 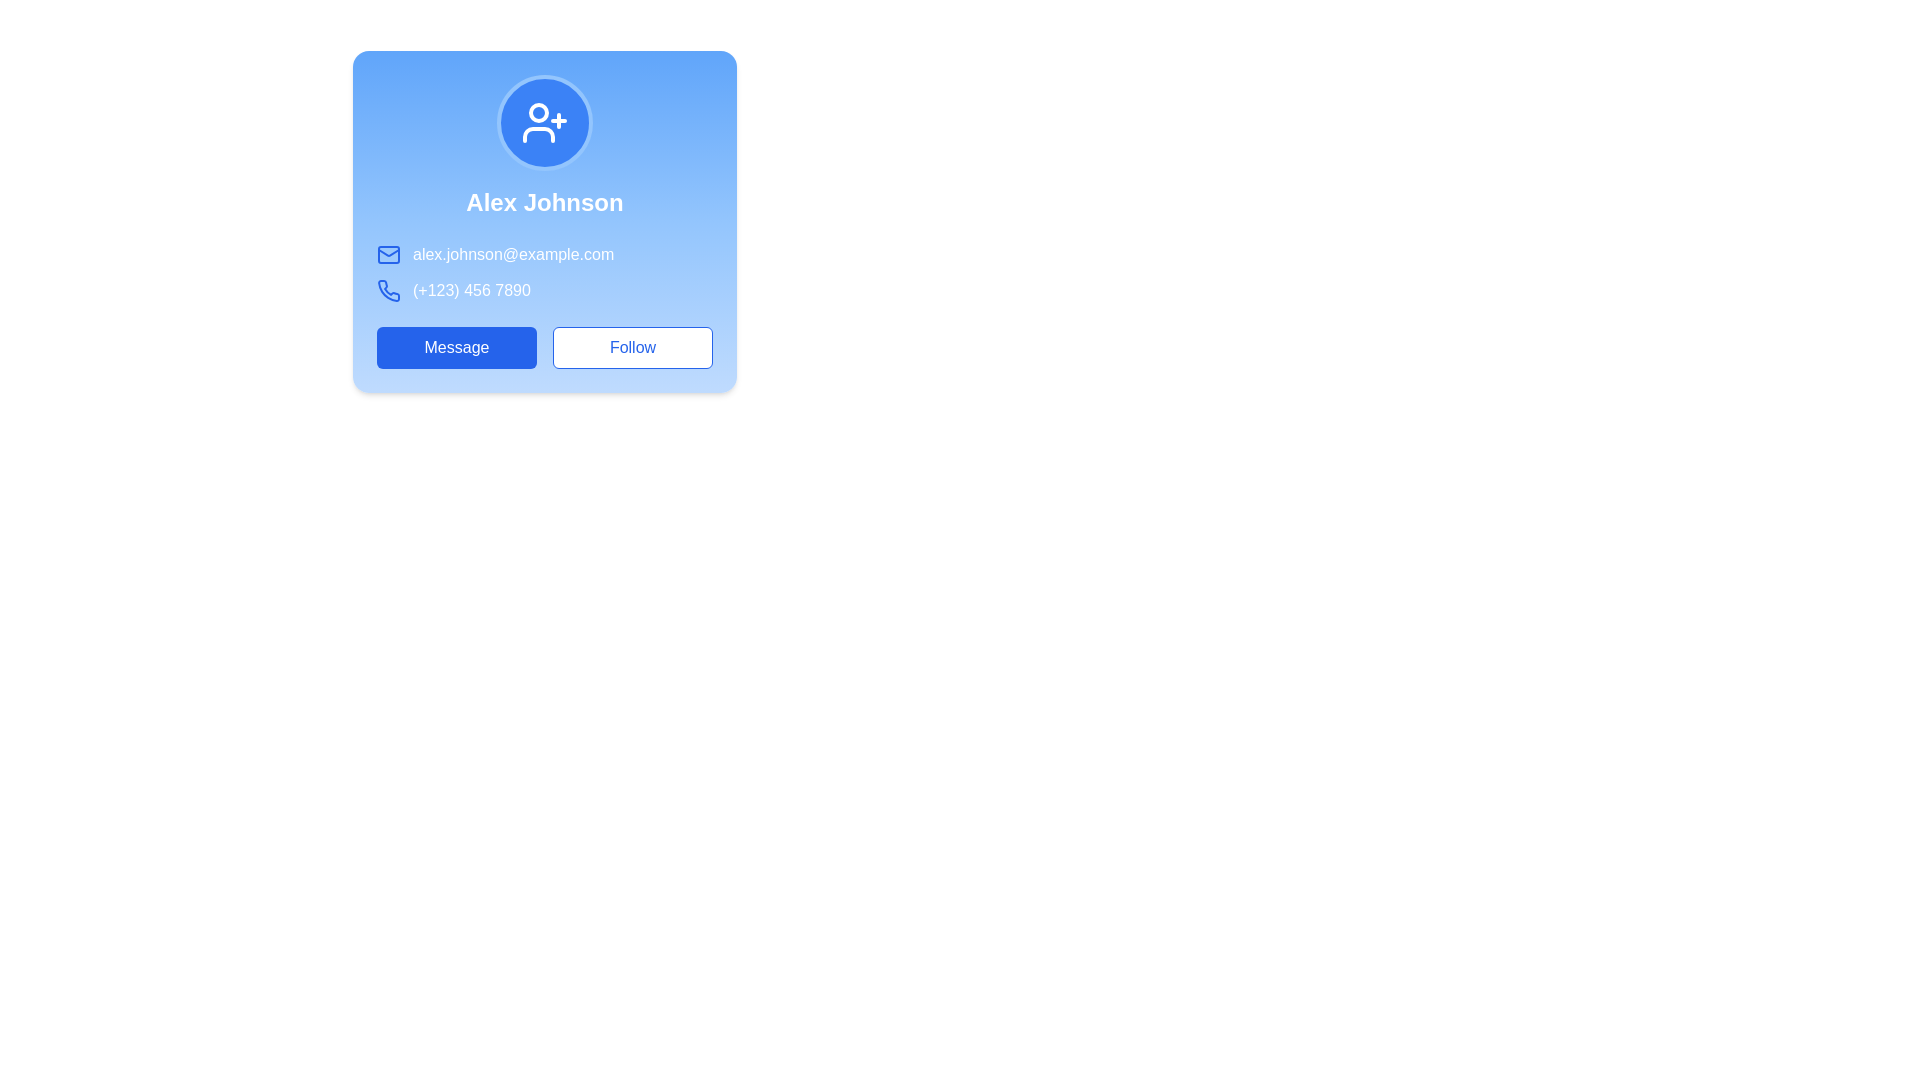 What do you see at coordinates (545, 253) in the screenshot?
I see `the email address text label displayed in white alongside the email icon on a blue background, located under the name 'Alex Johnson'` at bounding box center [545, 253].